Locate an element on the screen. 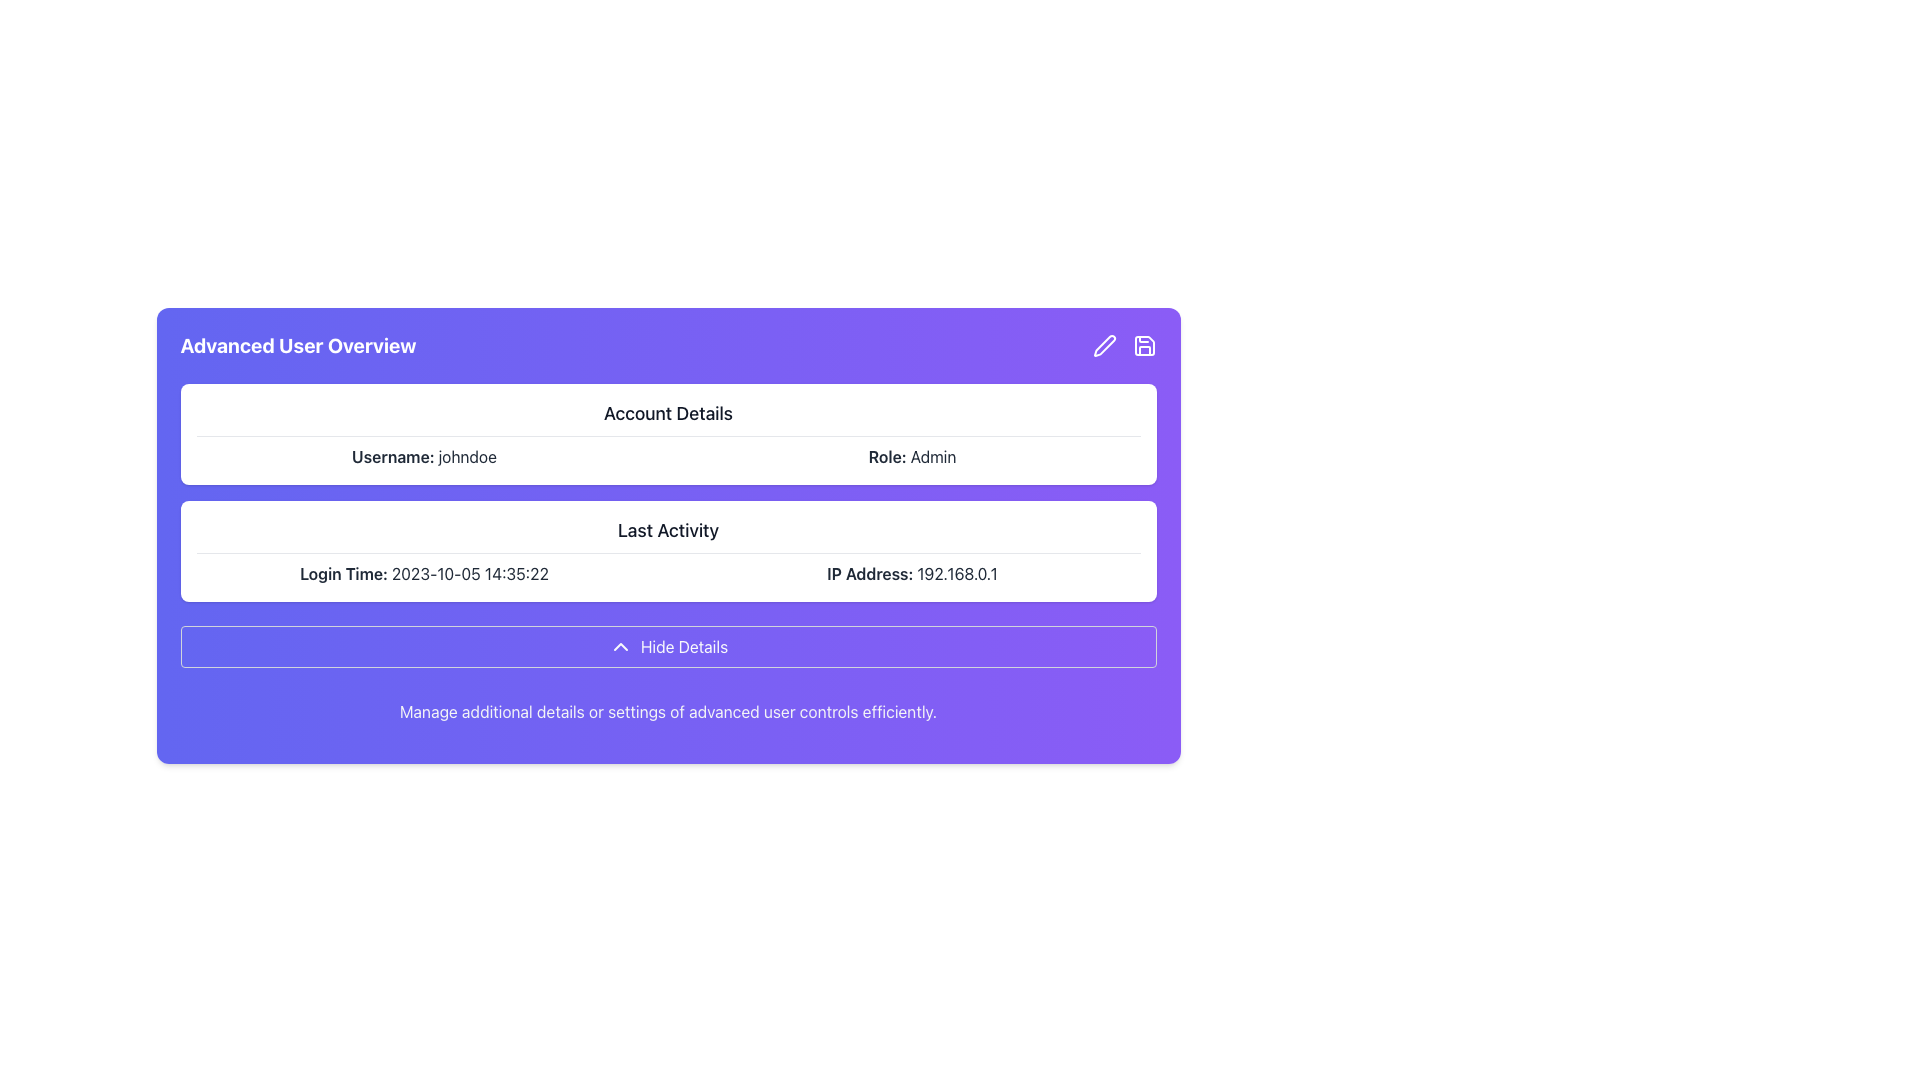 Image resolution: width=1920 pixels, height=1080 pixels. the non-interactive text label displaying the last login time, located under the 'Last Activity' section of the UI is located at coordinates (423, 574).